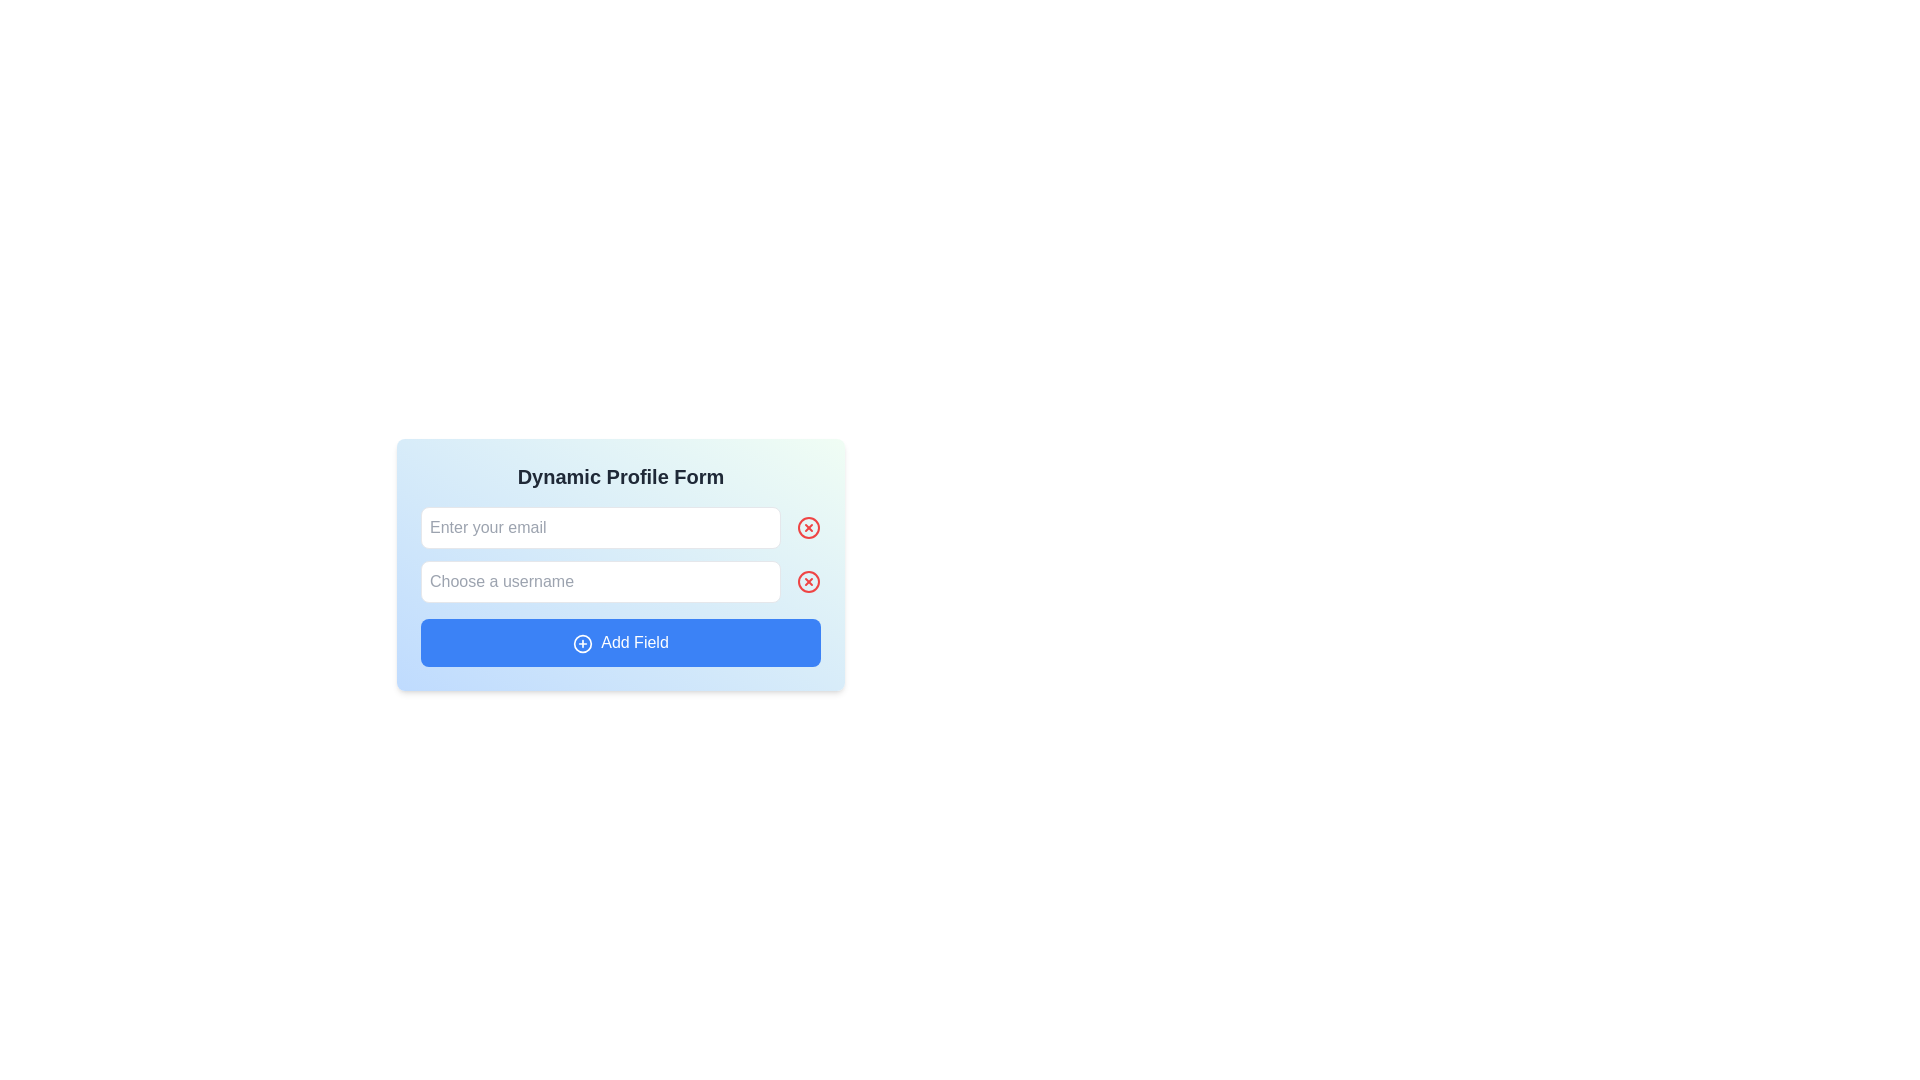  I want to click on the inner circular shape of the '+' icon within the blue button labeled 'Add Field', so click(582, 643).